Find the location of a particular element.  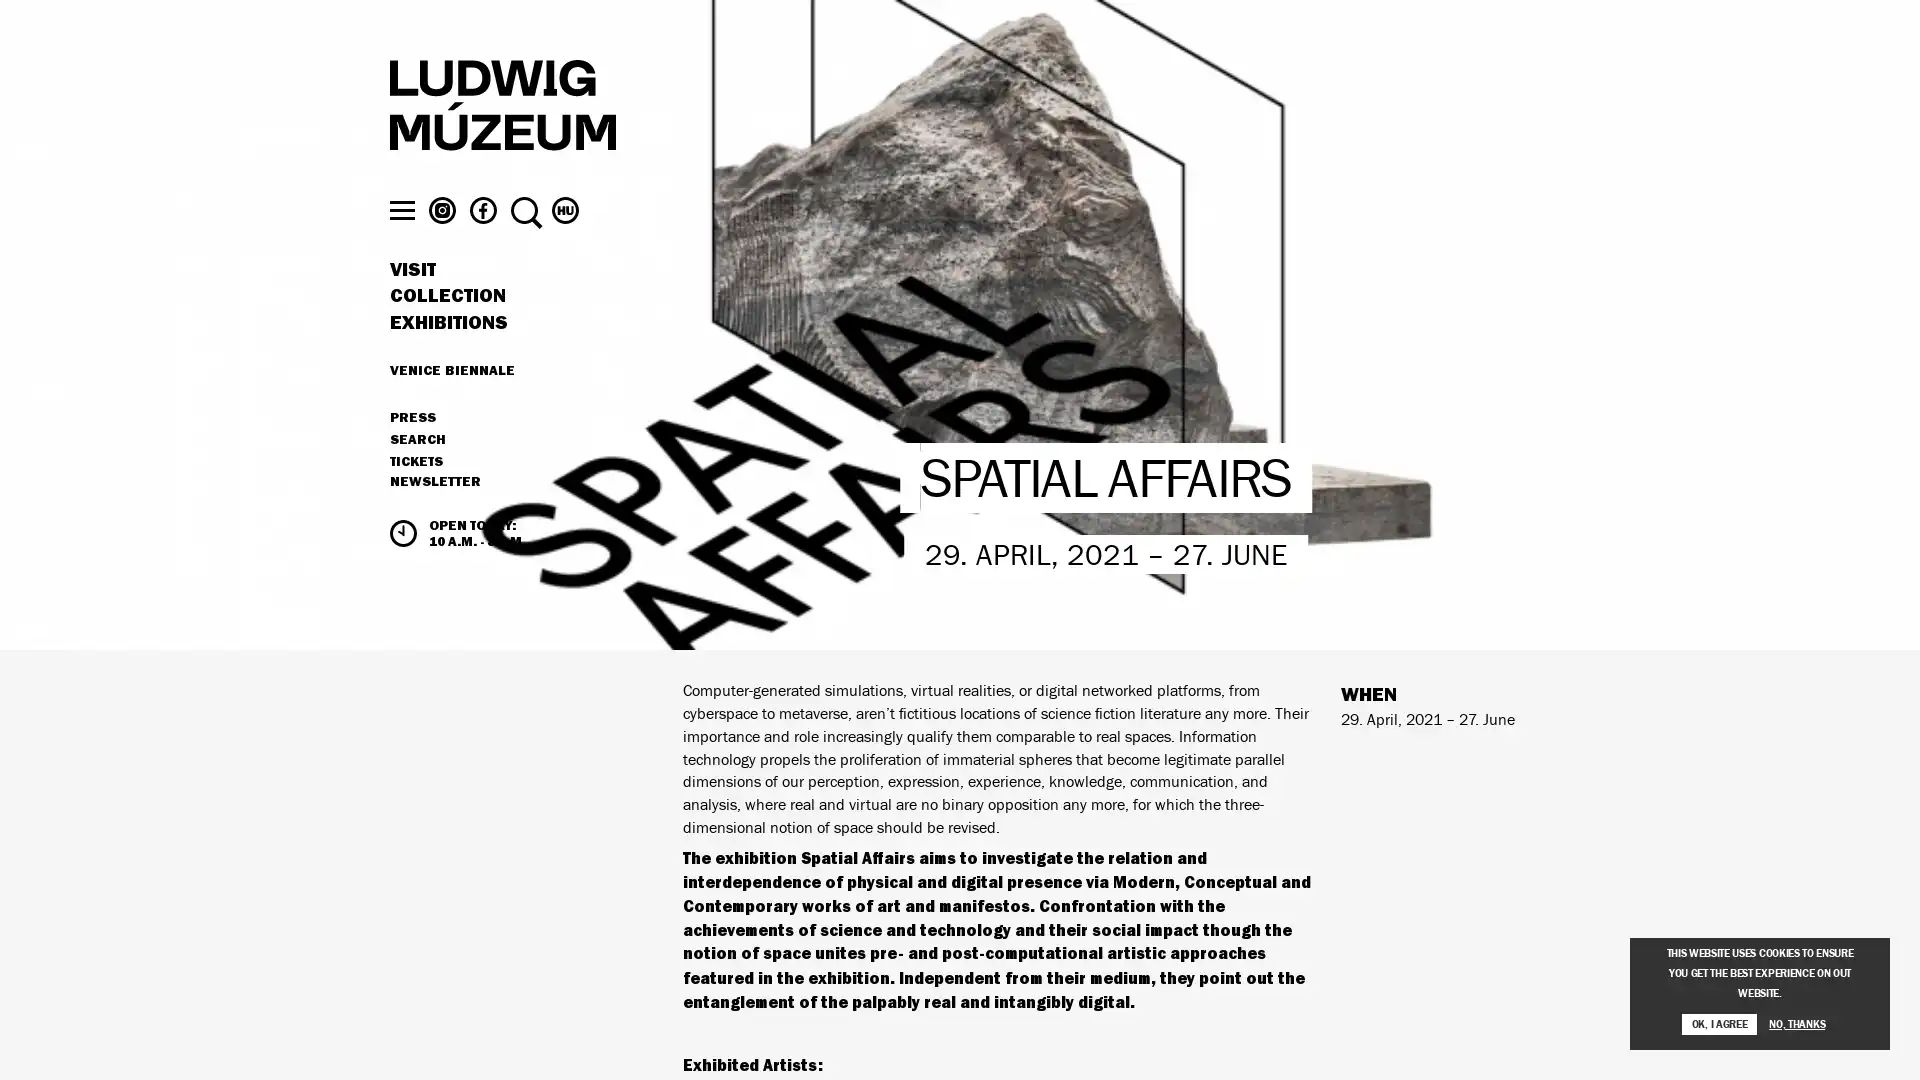

NO, THANKS is located at coordinates (1796, 1024).